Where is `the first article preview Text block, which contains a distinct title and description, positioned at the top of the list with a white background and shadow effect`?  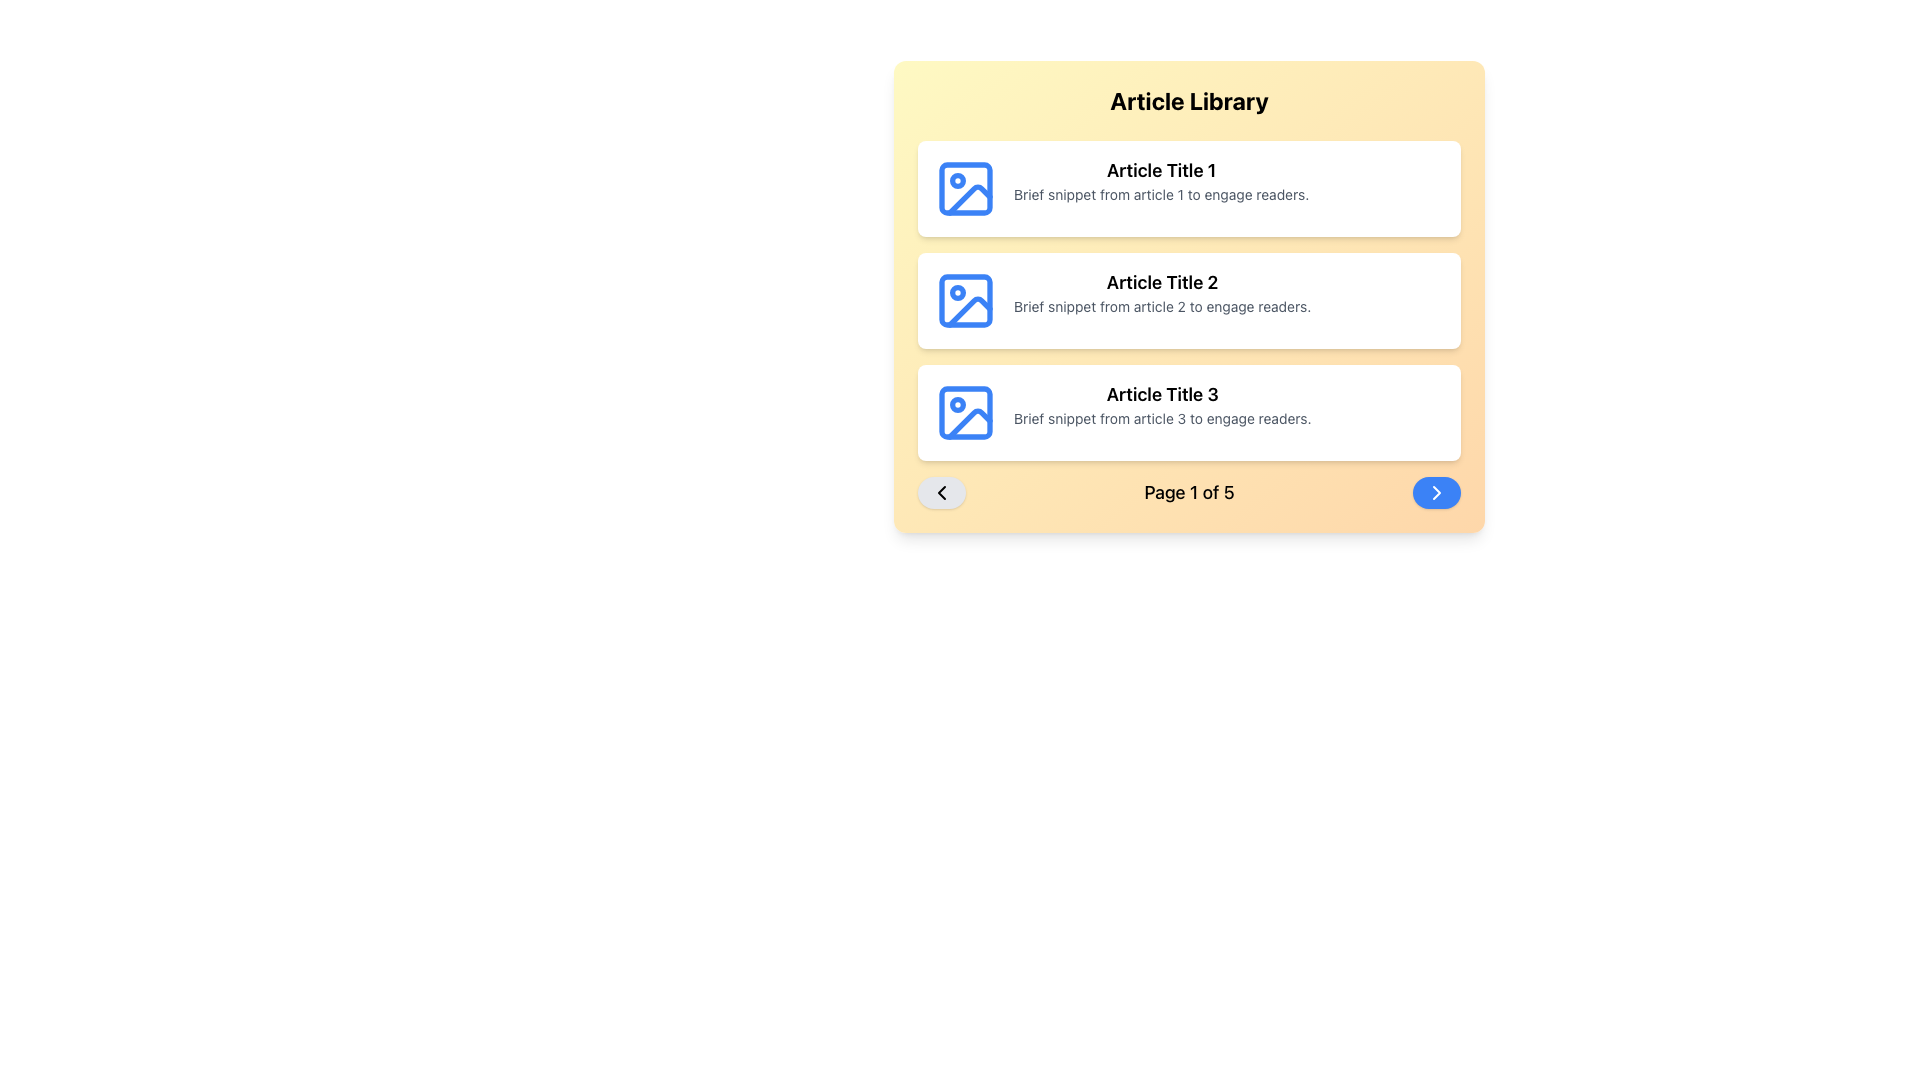 the first article preview Text block, which contains a distinct title and description, positioned at the top of the list with a white background and shadow effect is located at coordinates (1161, 181).